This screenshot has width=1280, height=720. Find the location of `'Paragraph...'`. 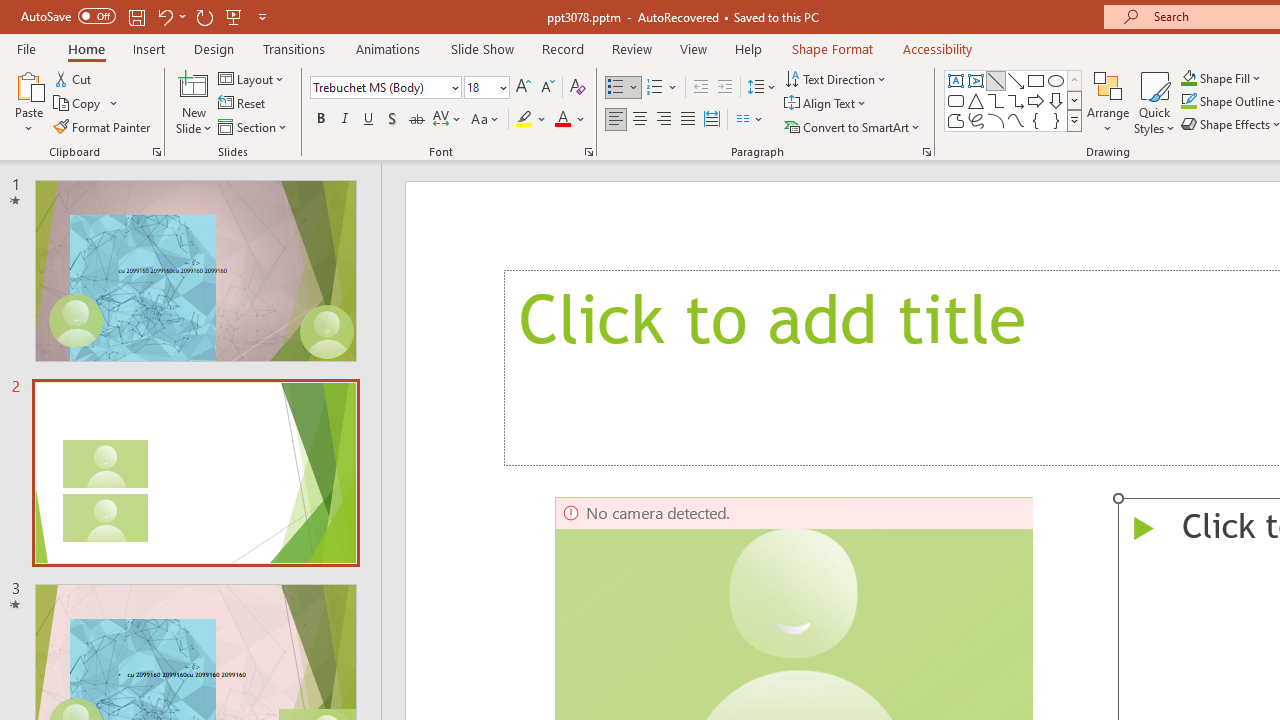

'Paragraph...' is located at coordinates (925, 150).